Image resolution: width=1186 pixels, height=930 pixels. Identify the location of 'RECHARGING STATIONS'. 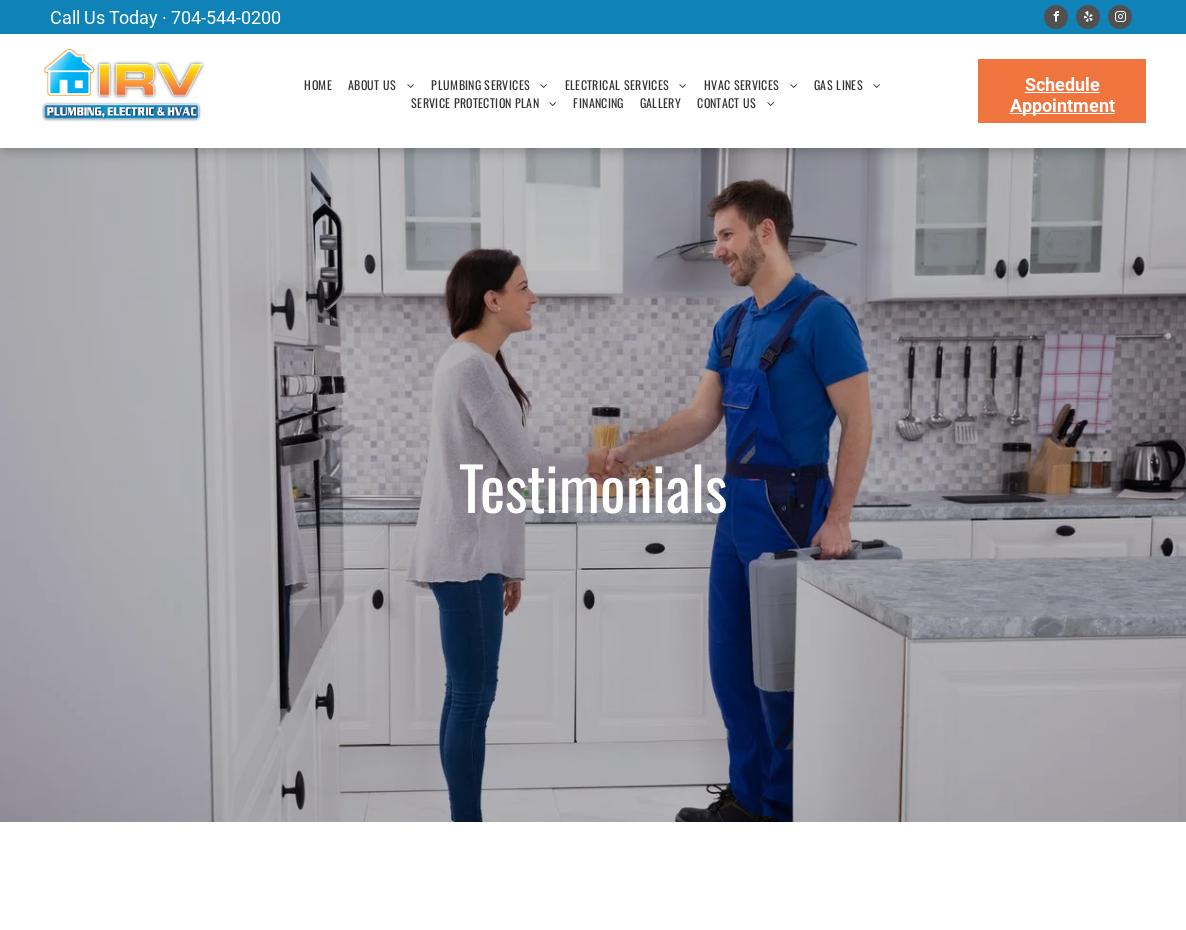
(628, 359).